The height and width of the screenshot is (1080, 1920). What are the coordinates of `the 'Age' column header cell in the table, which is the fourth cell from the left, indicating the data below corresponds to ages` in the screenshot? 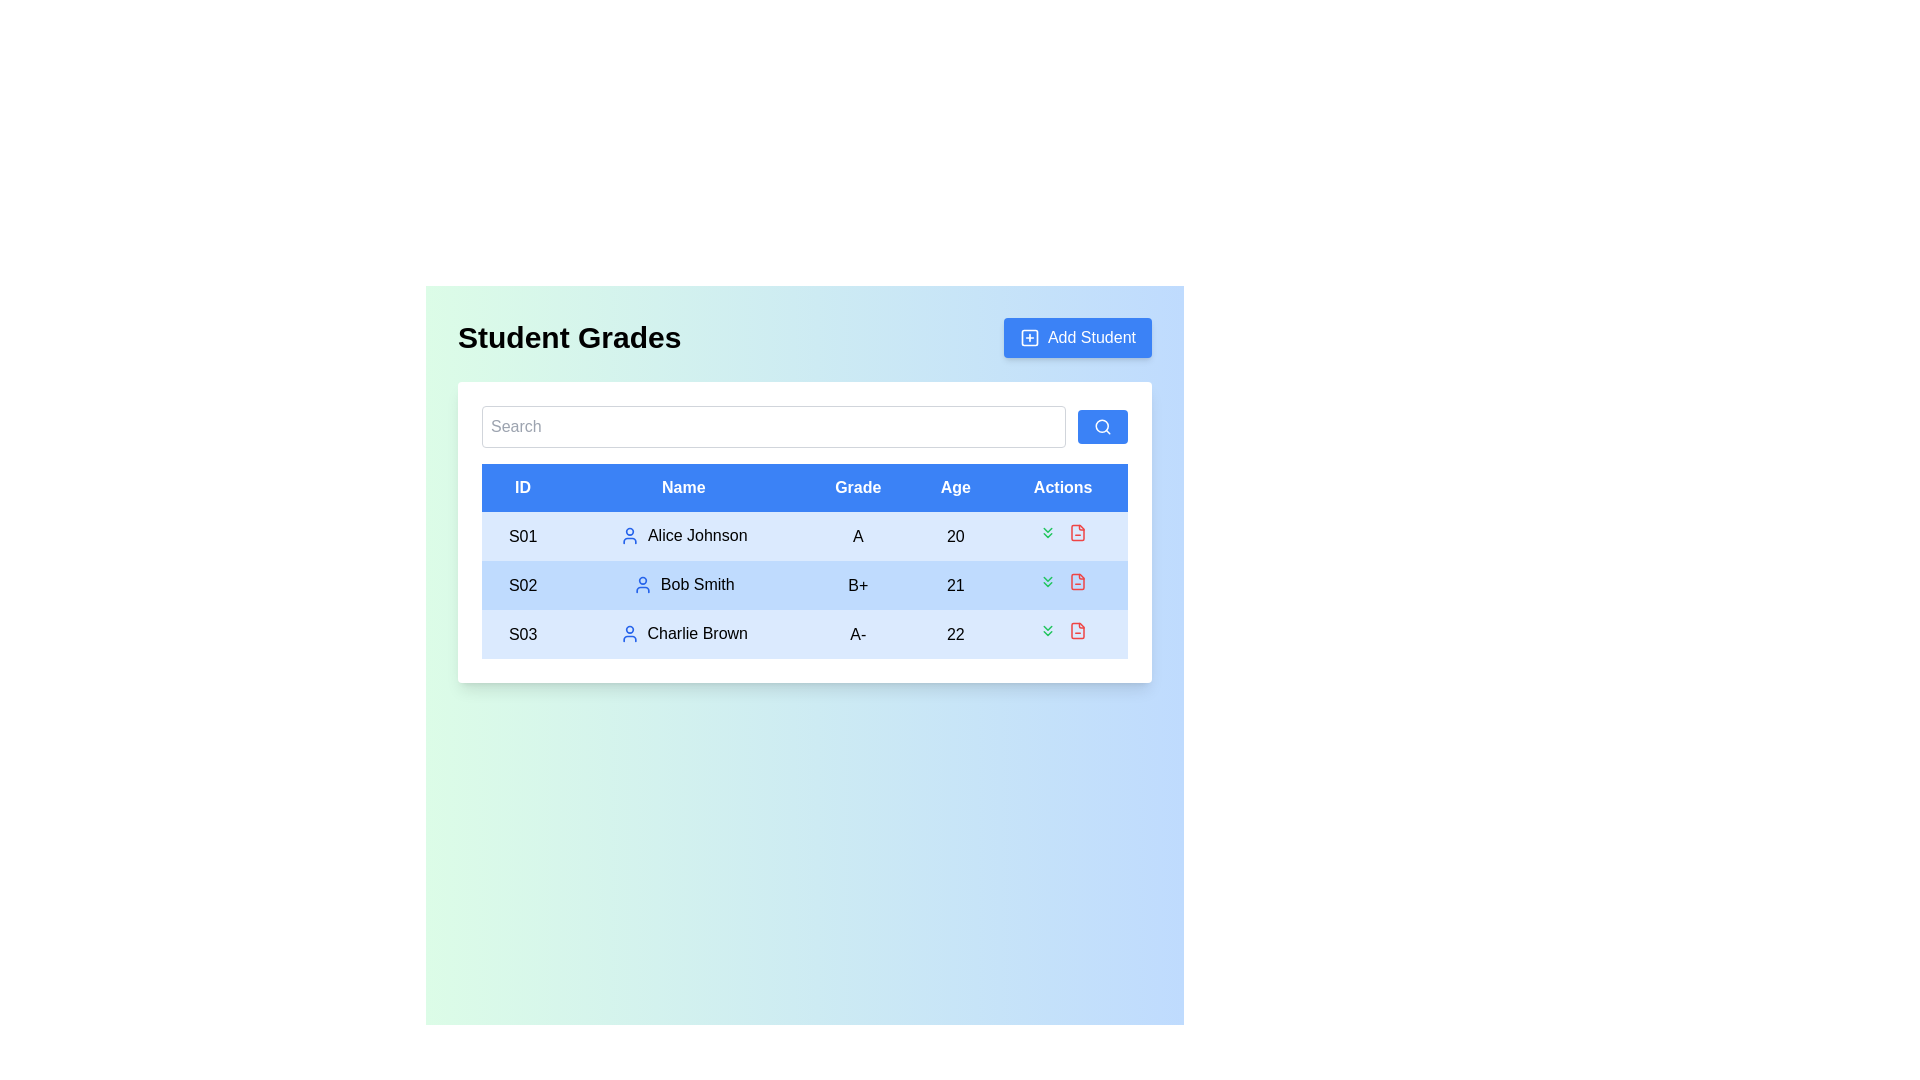 It's located at (954, 488).